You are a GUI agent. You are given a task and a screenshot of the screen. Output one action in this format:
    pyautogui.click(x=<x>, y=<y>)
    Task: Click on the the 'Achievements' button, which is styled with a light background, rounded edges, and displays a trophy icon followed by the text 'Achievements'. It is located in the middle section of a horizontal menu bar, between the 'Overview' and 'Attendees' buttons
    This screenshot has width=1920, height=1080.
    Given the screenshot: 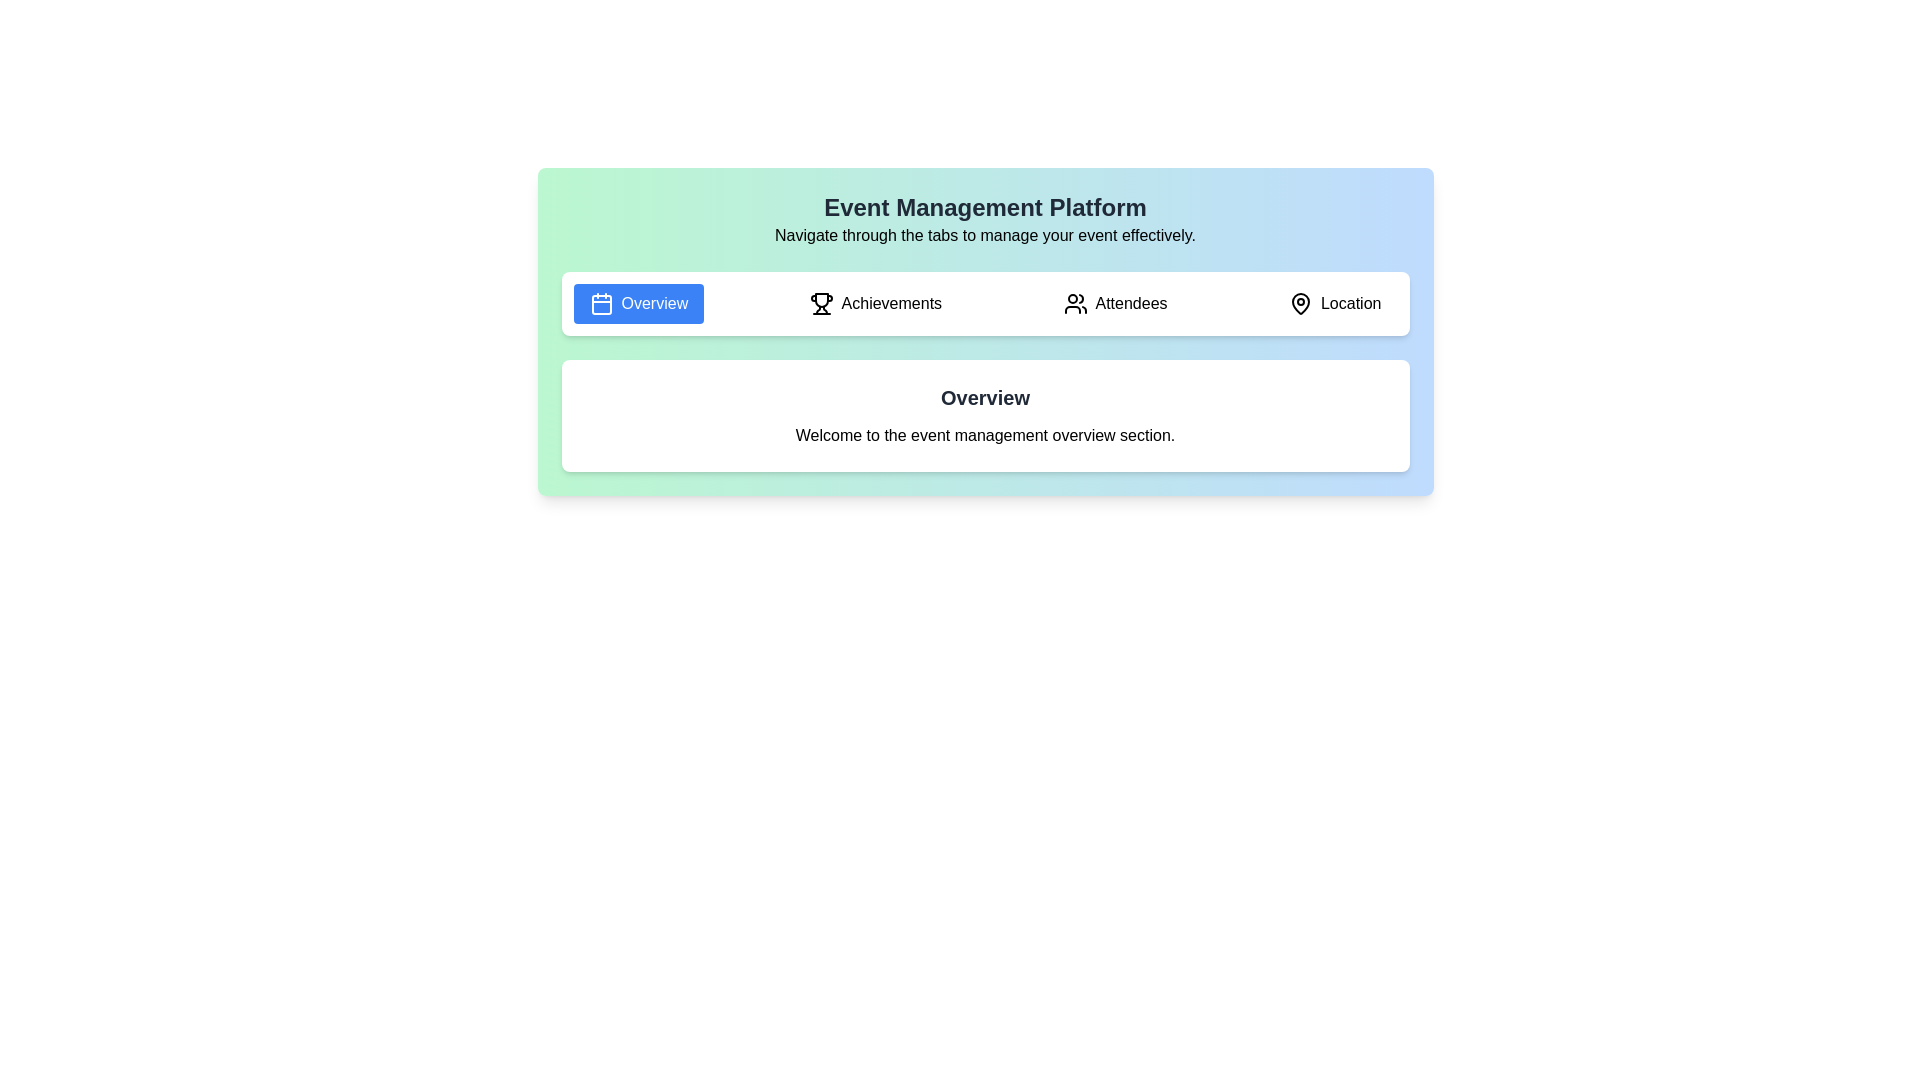 What is the action you would take?
    pyautogui.click(x=875, y=304)
    